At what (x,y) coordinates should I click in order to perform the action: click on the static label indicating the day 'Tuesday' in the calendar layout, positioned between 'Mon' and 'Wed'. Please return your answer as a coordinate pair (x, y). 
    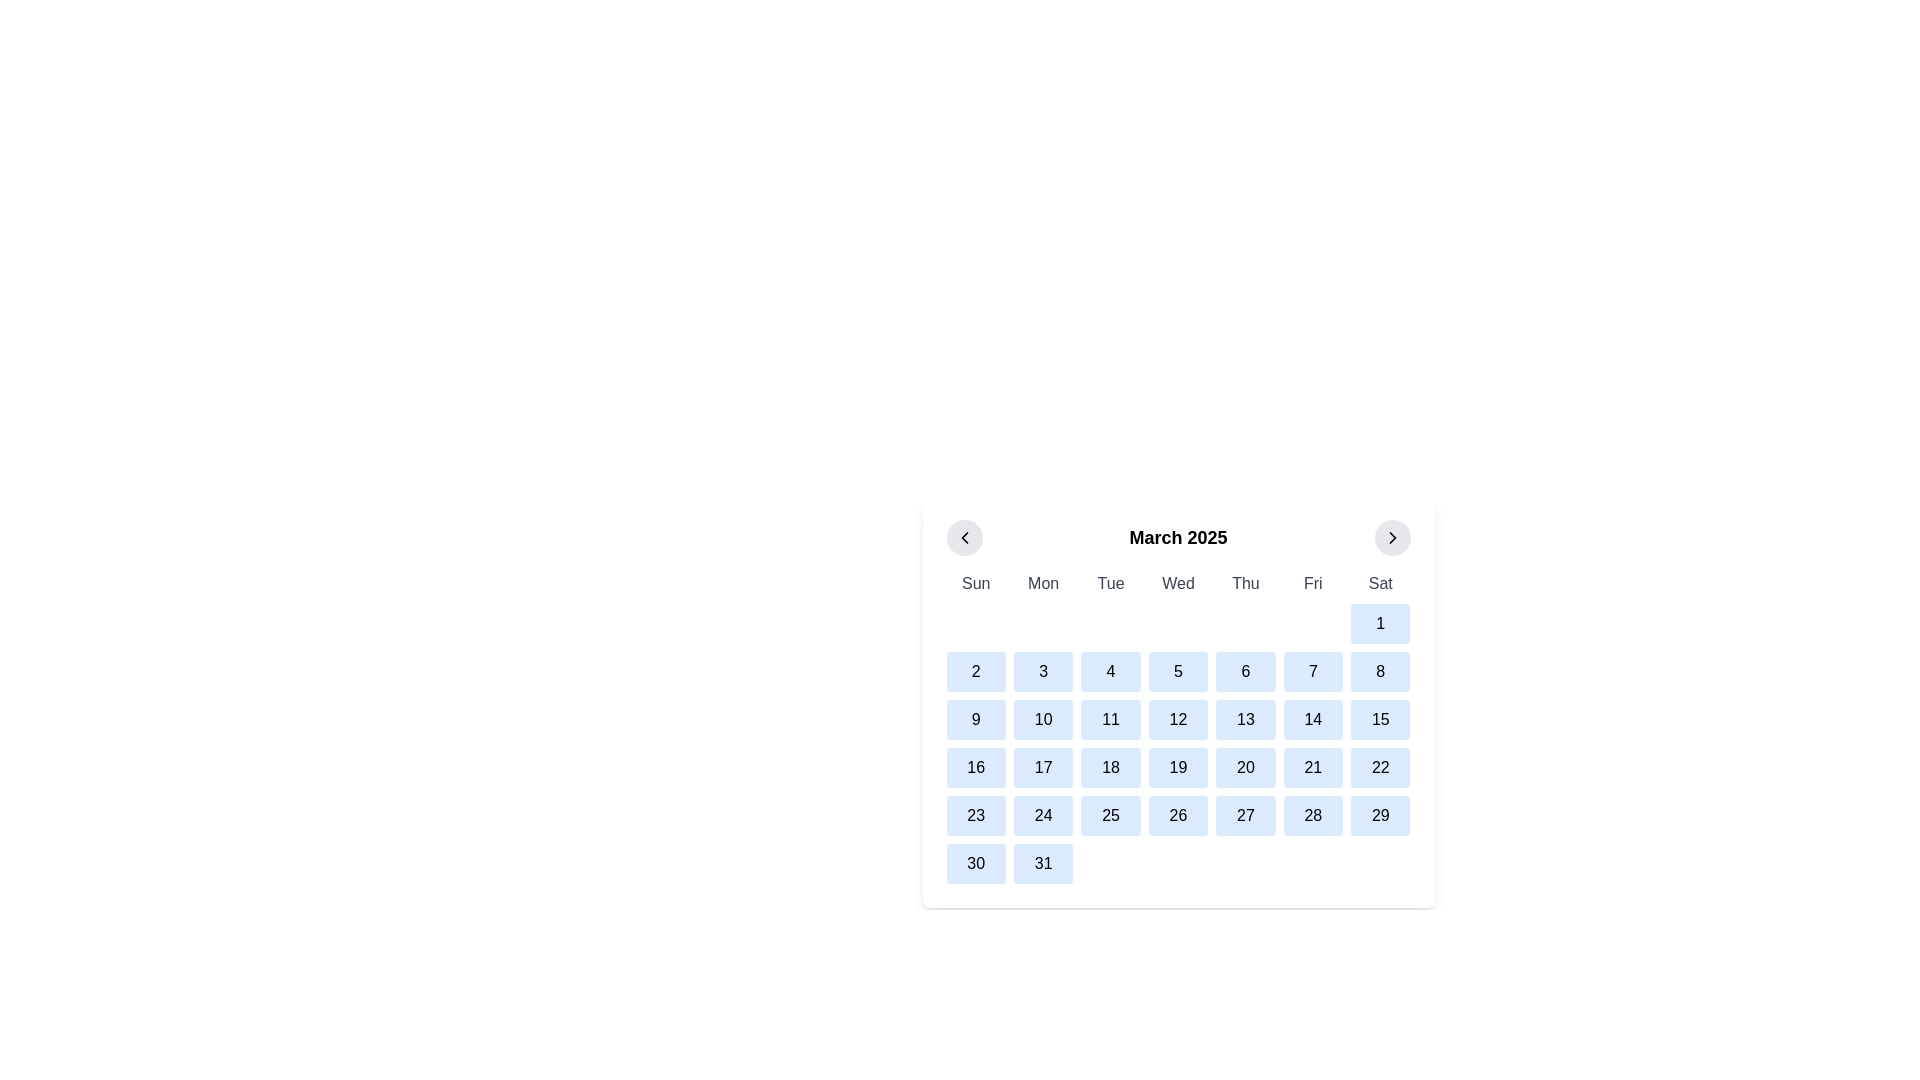
    Looking at the image, I should click on (1110, 583).